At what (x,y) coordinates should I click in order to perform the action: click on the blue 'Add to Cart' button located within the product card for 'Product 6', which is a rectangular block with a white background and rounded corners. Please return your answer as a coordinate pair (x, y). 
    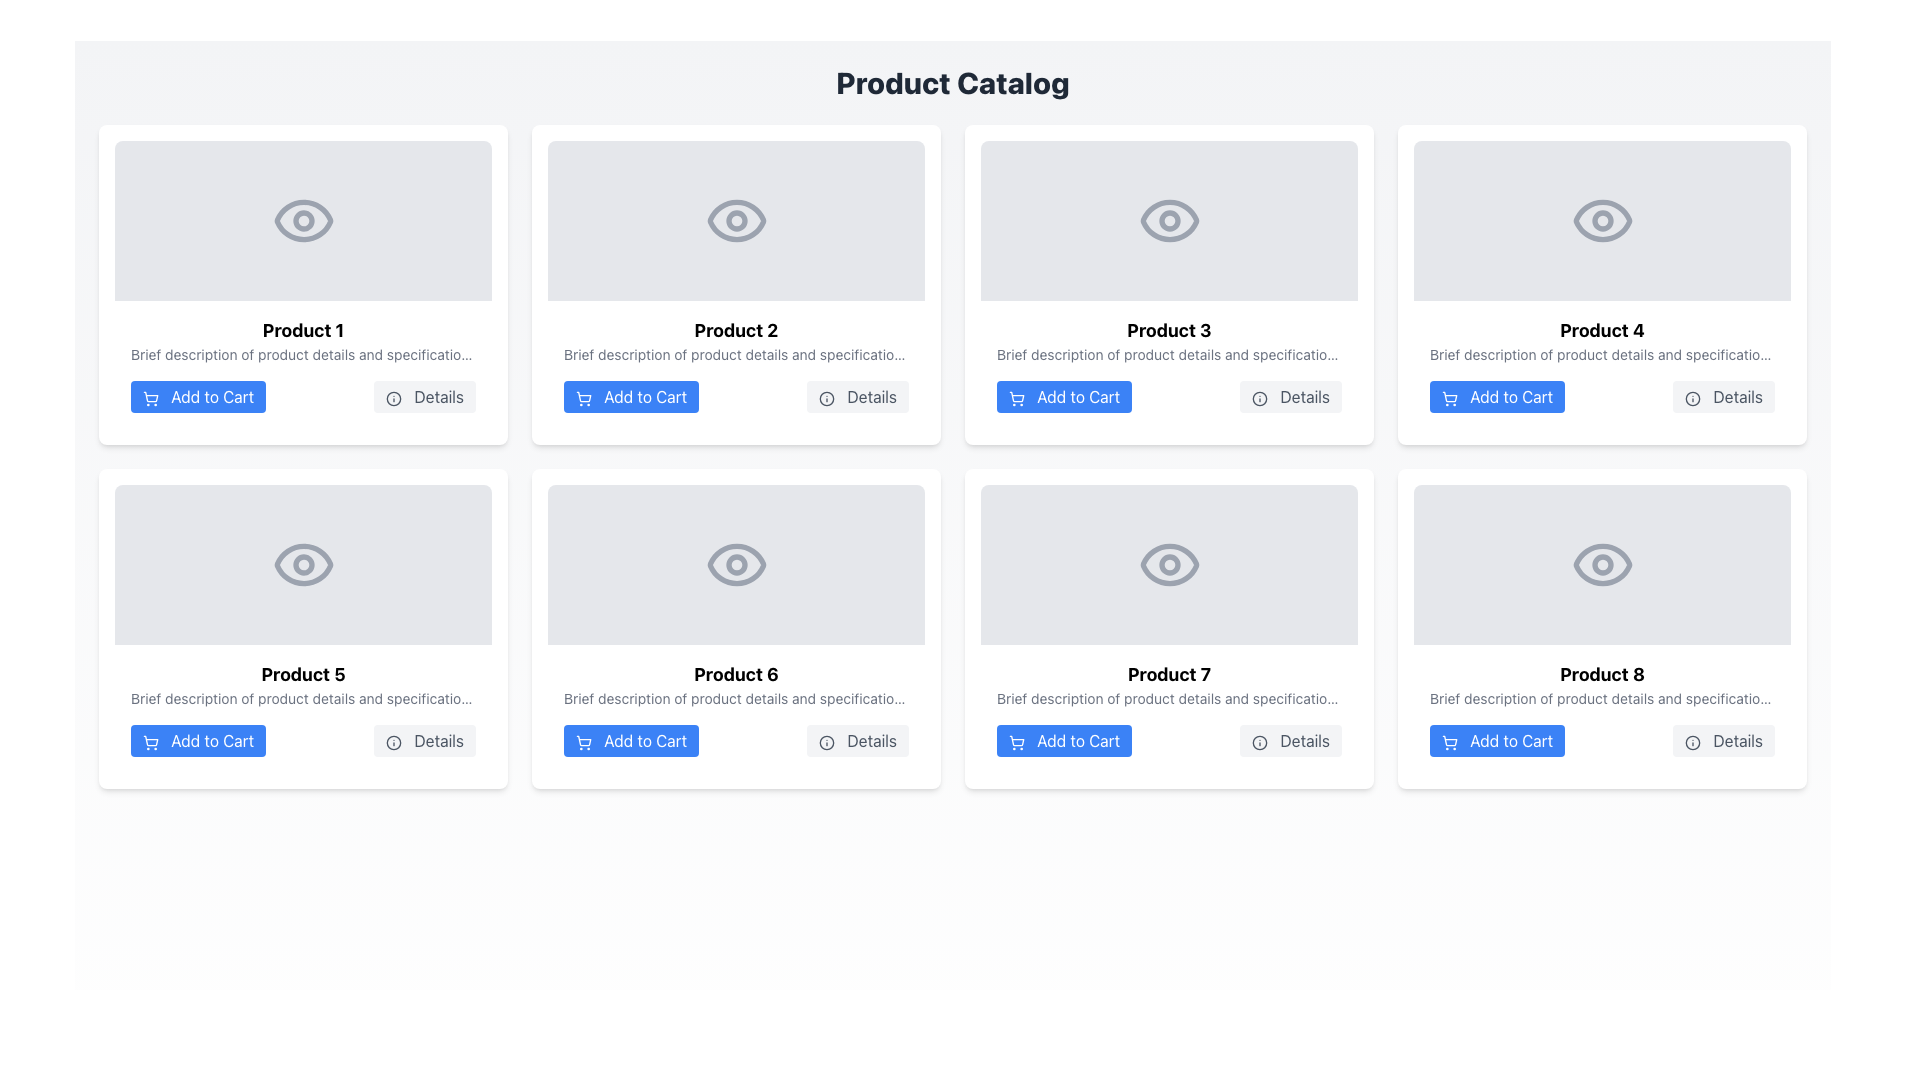
    Looking at the image, I should click on (735, 708).